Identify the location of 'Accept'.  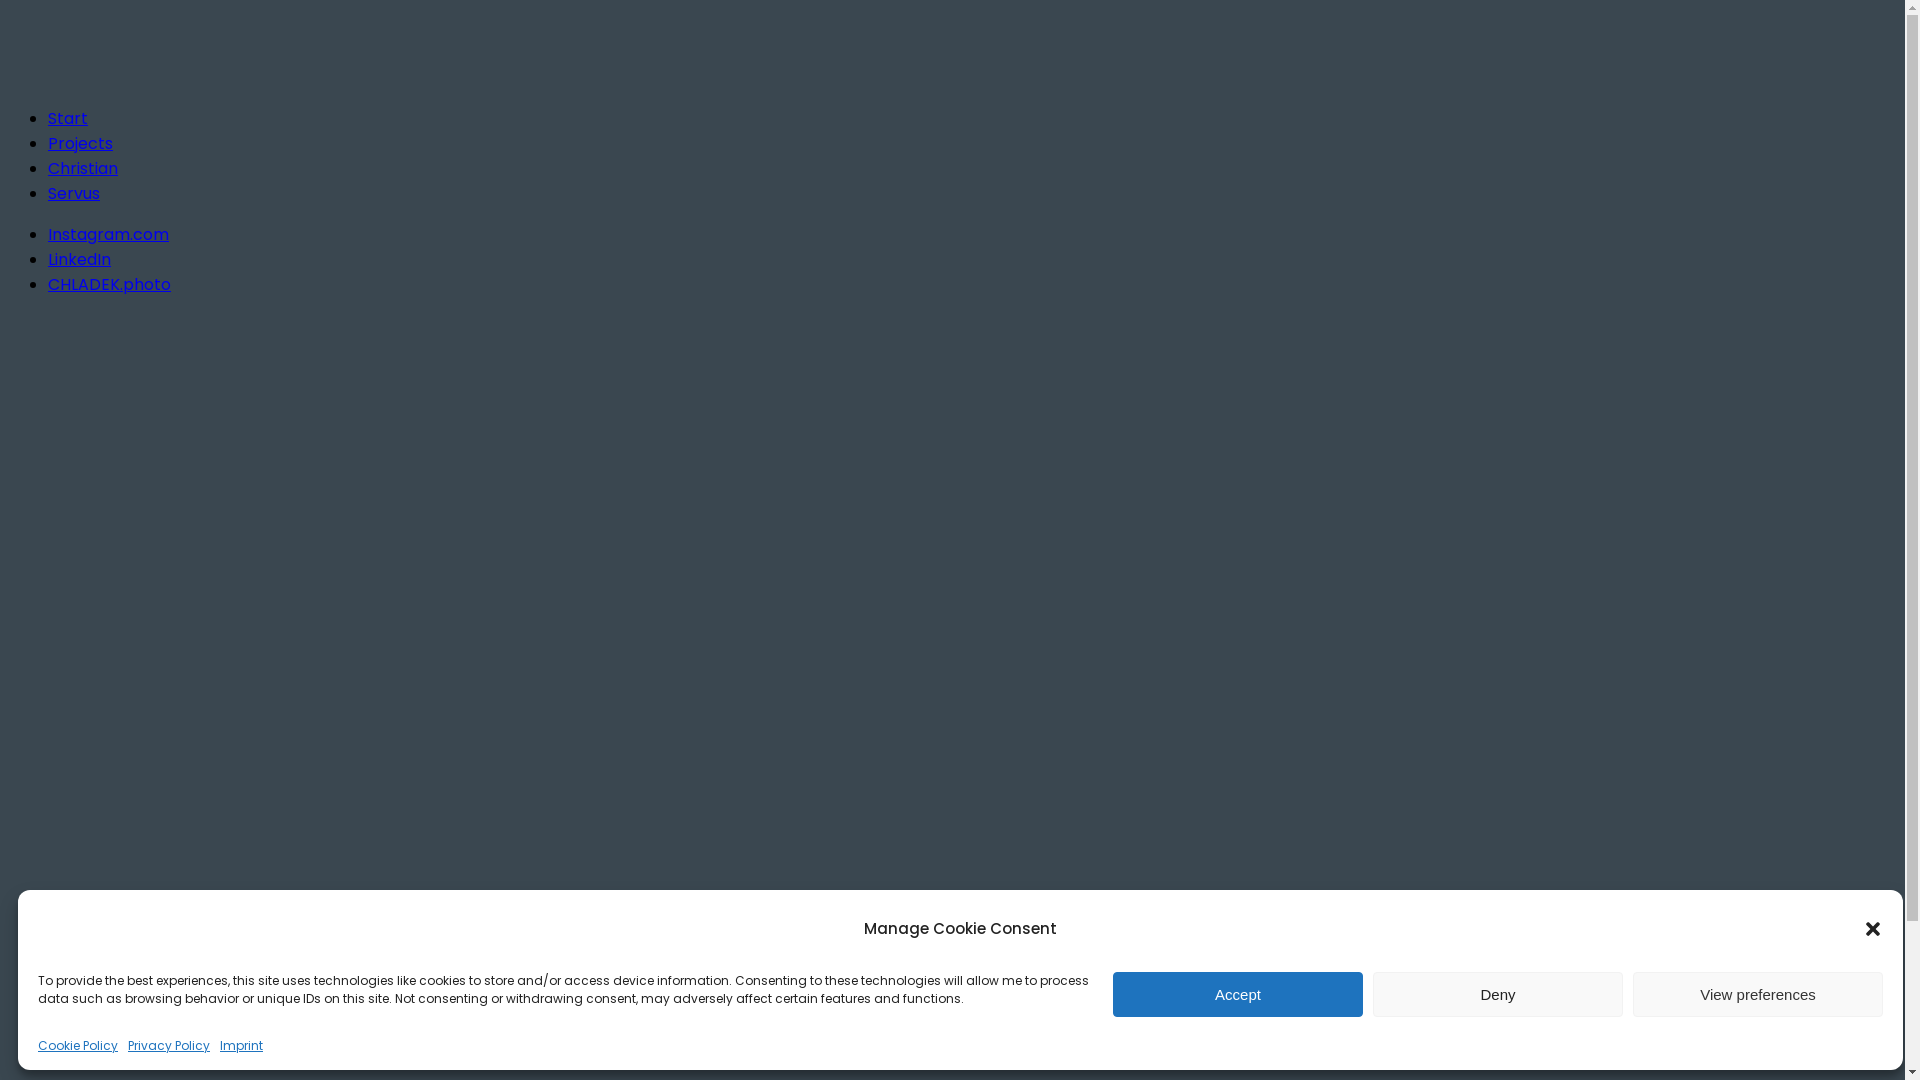
(1237, 994).